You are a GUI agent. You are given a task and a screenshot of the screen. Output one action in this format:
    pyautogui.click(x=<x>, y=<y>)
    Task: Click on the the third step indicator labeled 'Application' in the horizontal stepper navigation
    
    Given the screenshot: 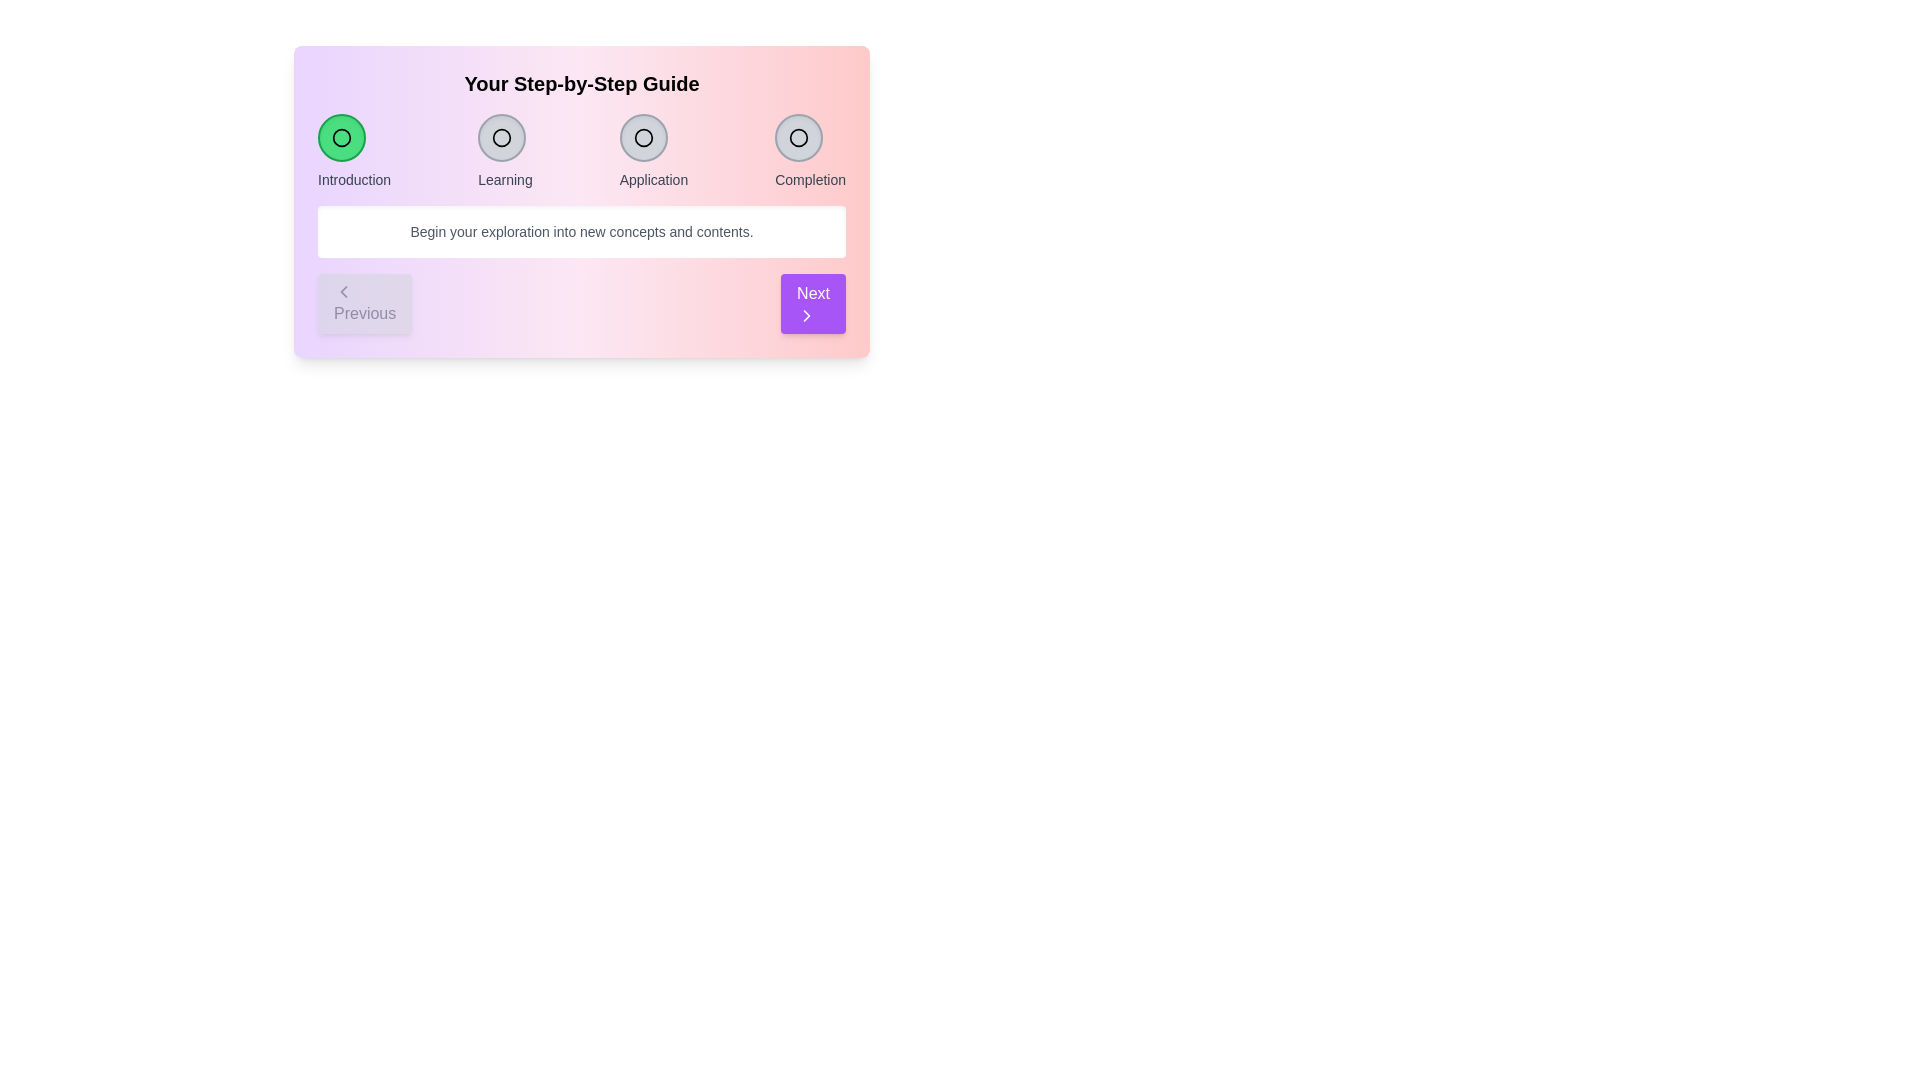 What is the action you would take?
    pyautogui.click(x=653, y=150)
    